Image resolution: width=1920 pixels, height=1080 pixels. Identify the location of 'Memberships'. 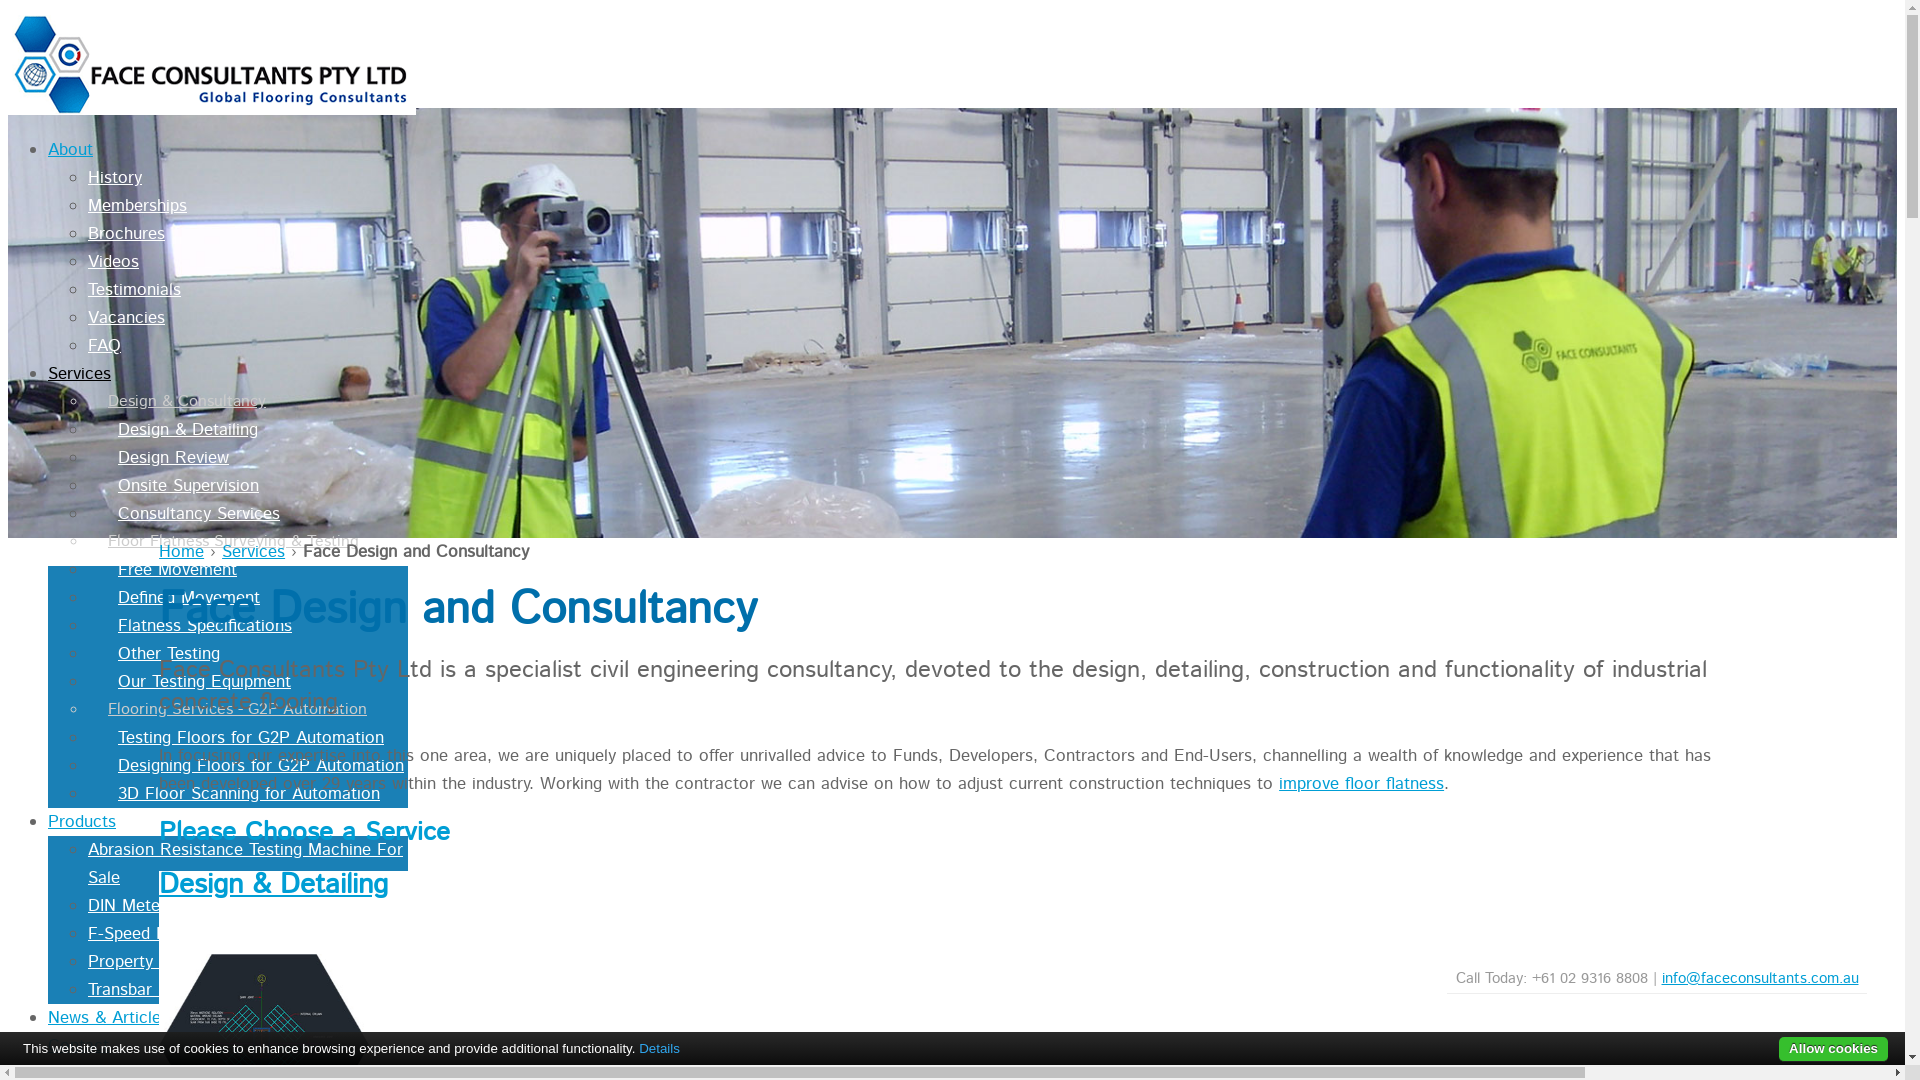
(136, 205).